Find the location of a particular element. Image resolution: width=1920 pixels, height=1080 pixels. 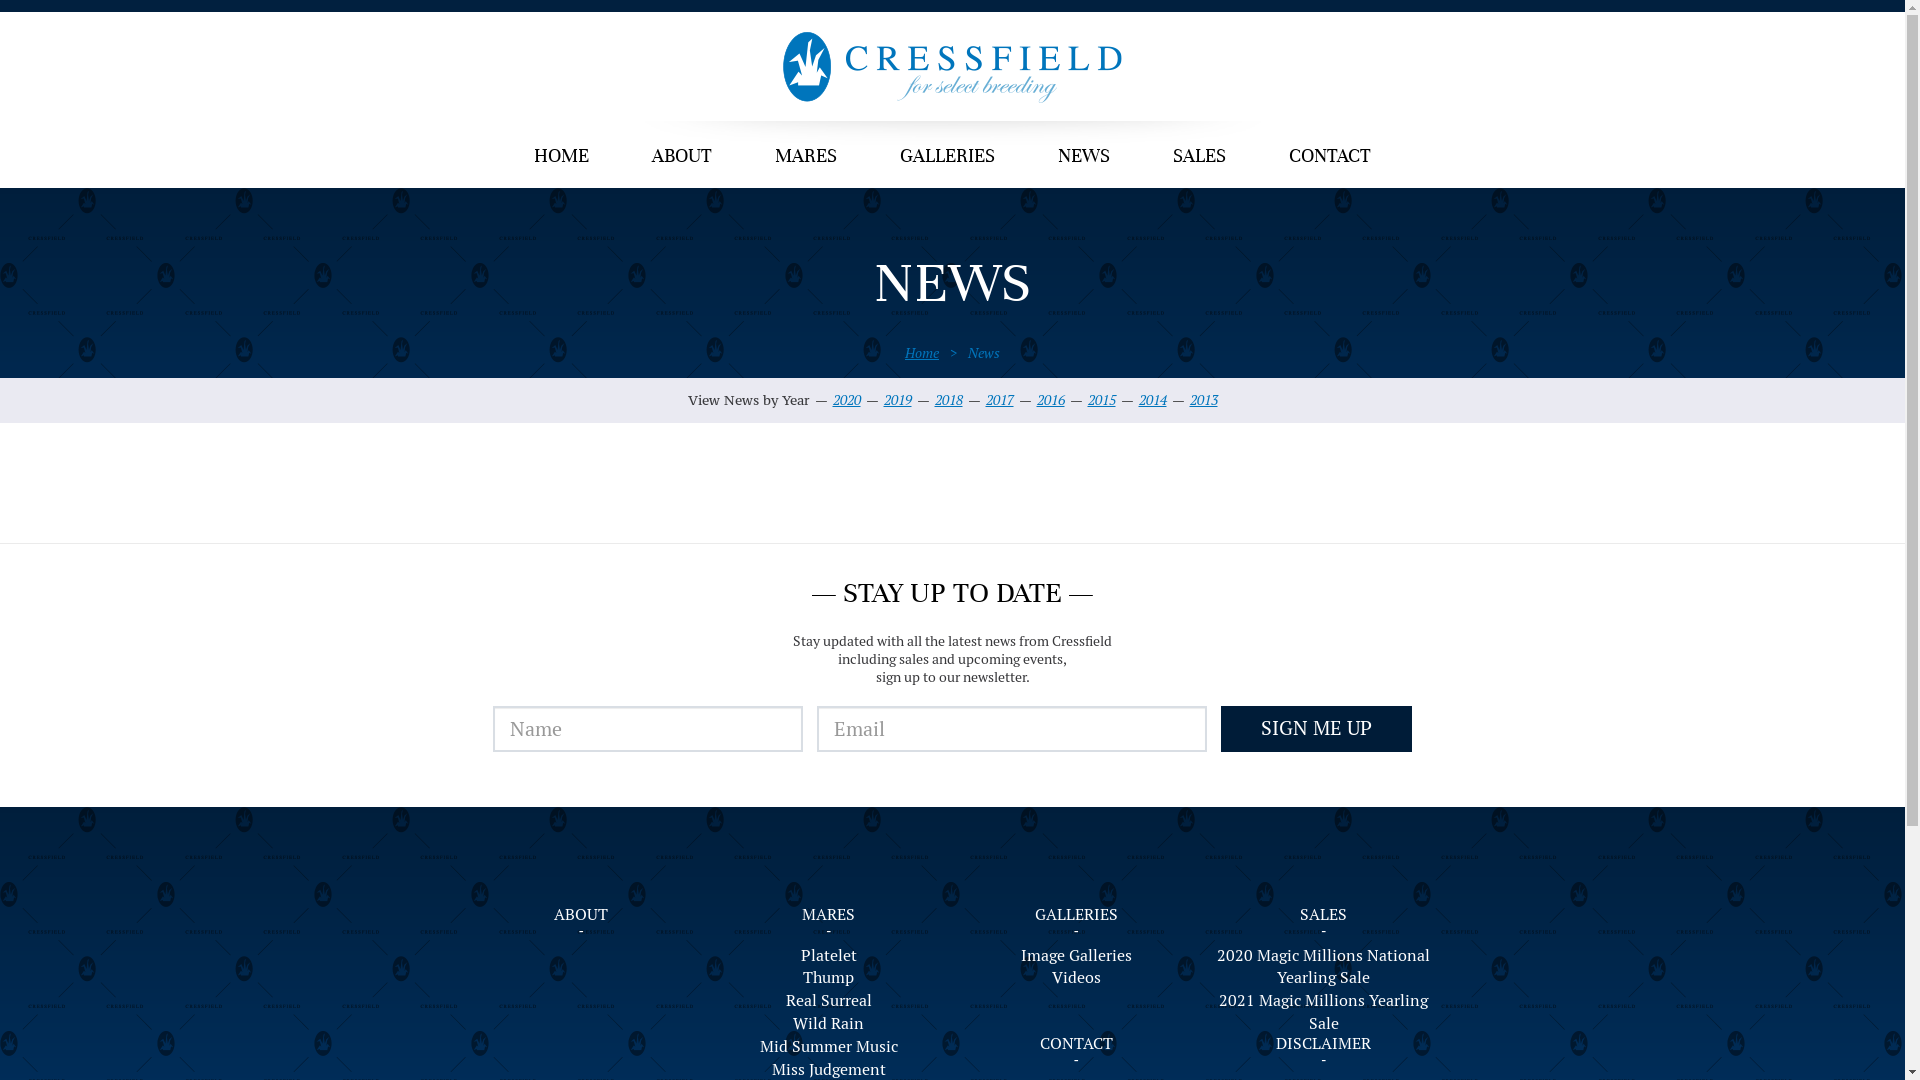

'NEWS' is located at coordinates (1083, 157).